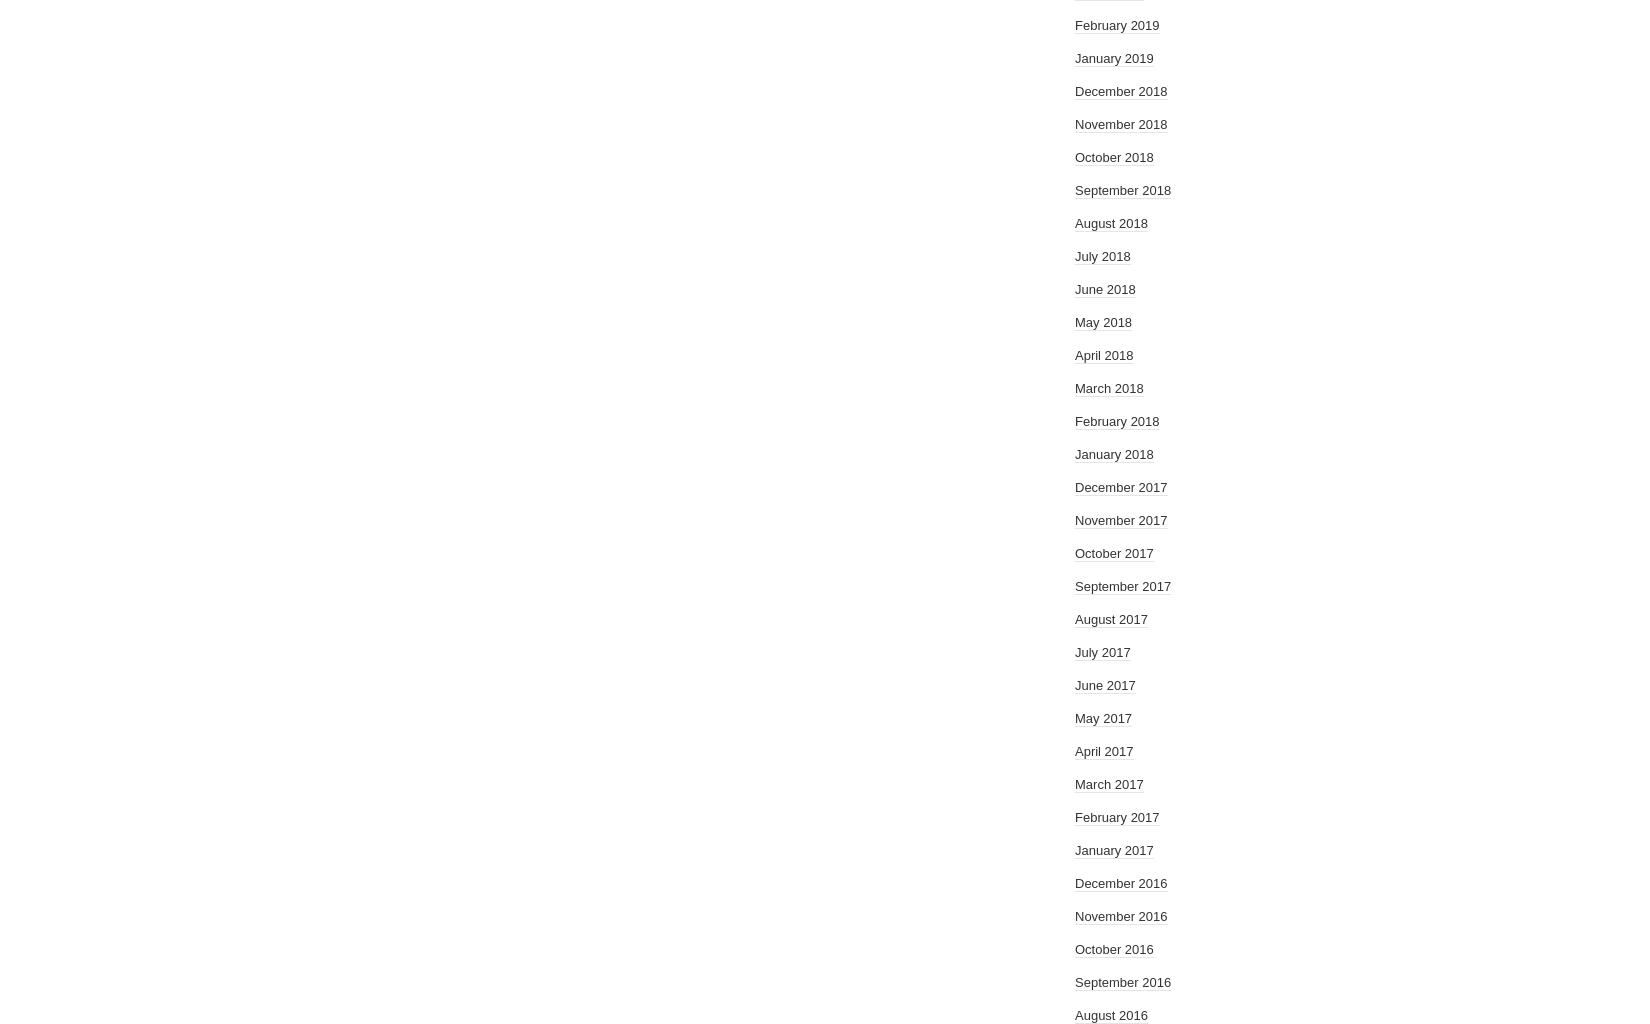  Describe the element at coordinates (1104, 355) in the screenshot. I see `'April 2018'` at that location.